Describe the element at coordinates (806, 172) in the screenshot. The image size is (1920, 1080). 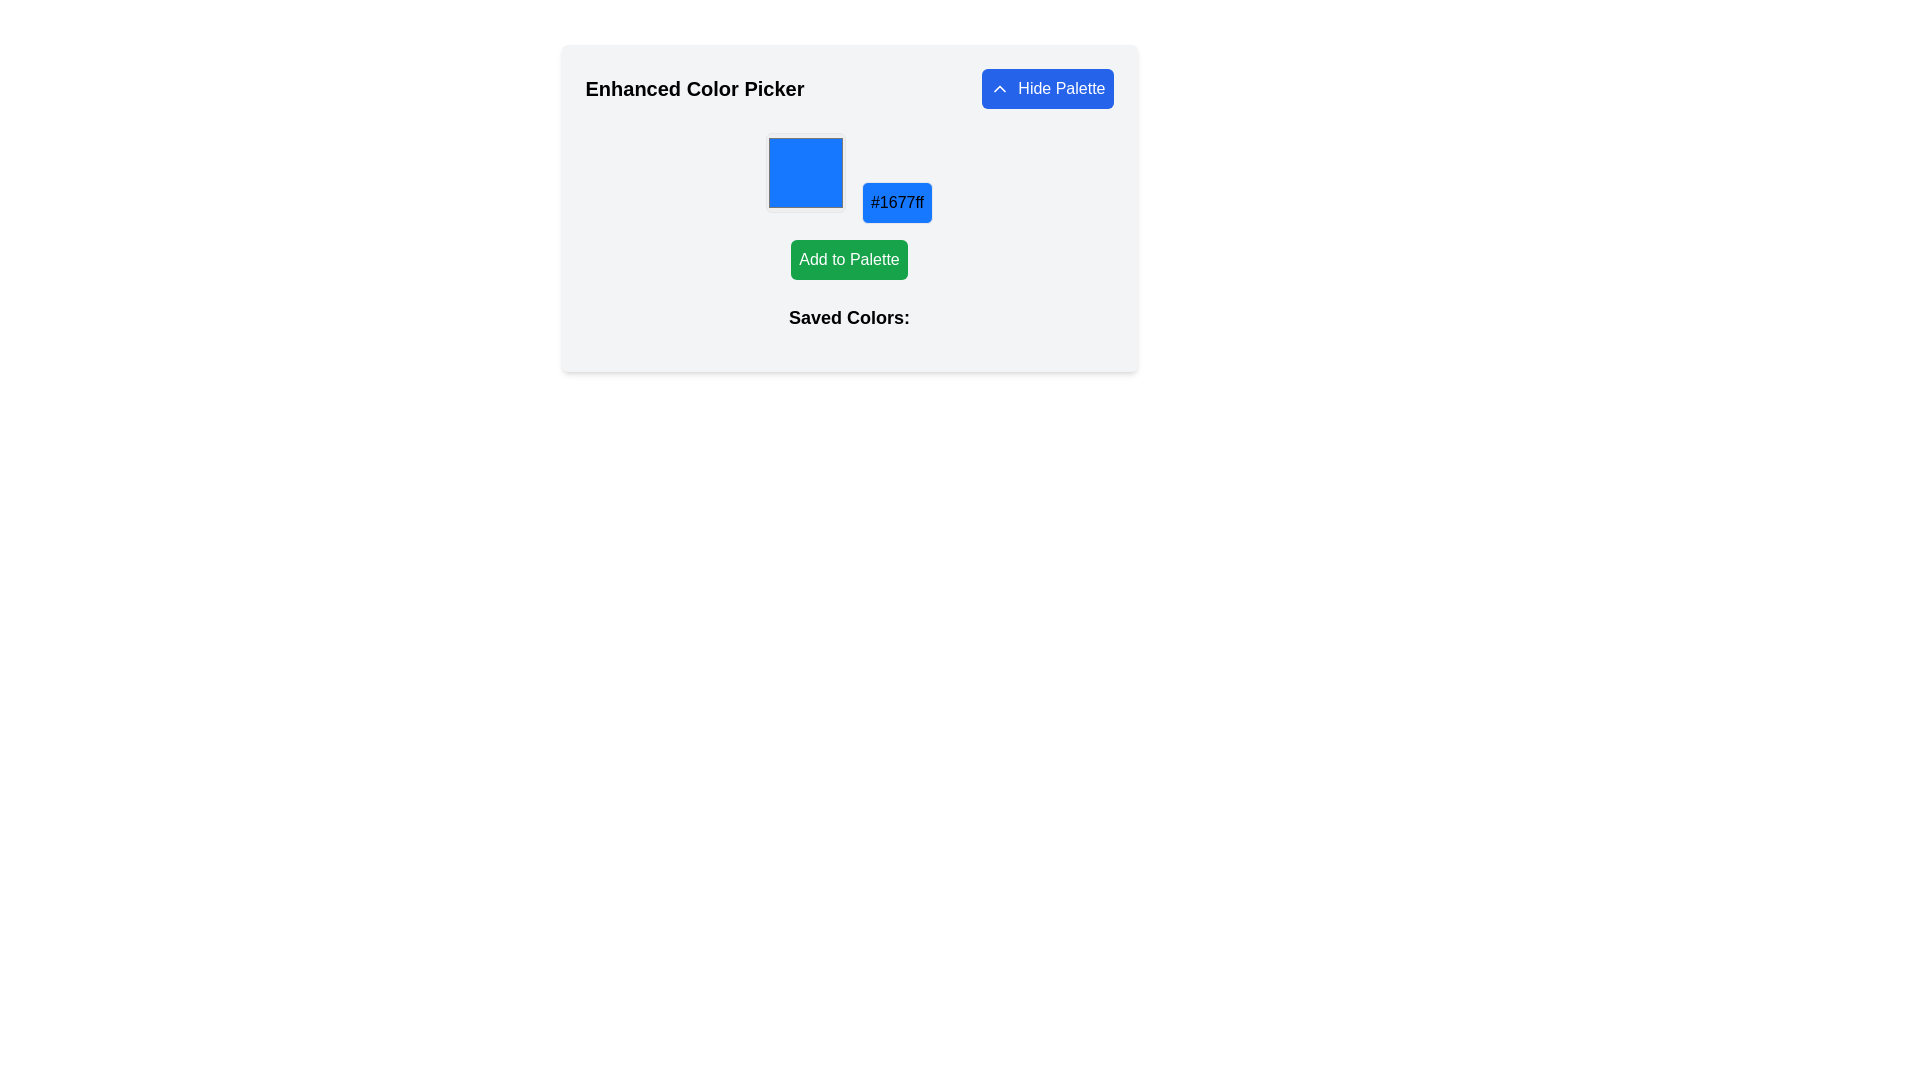
I see `the color swatch block that displays the blue color represented by the code '#1677ff'` at that location.